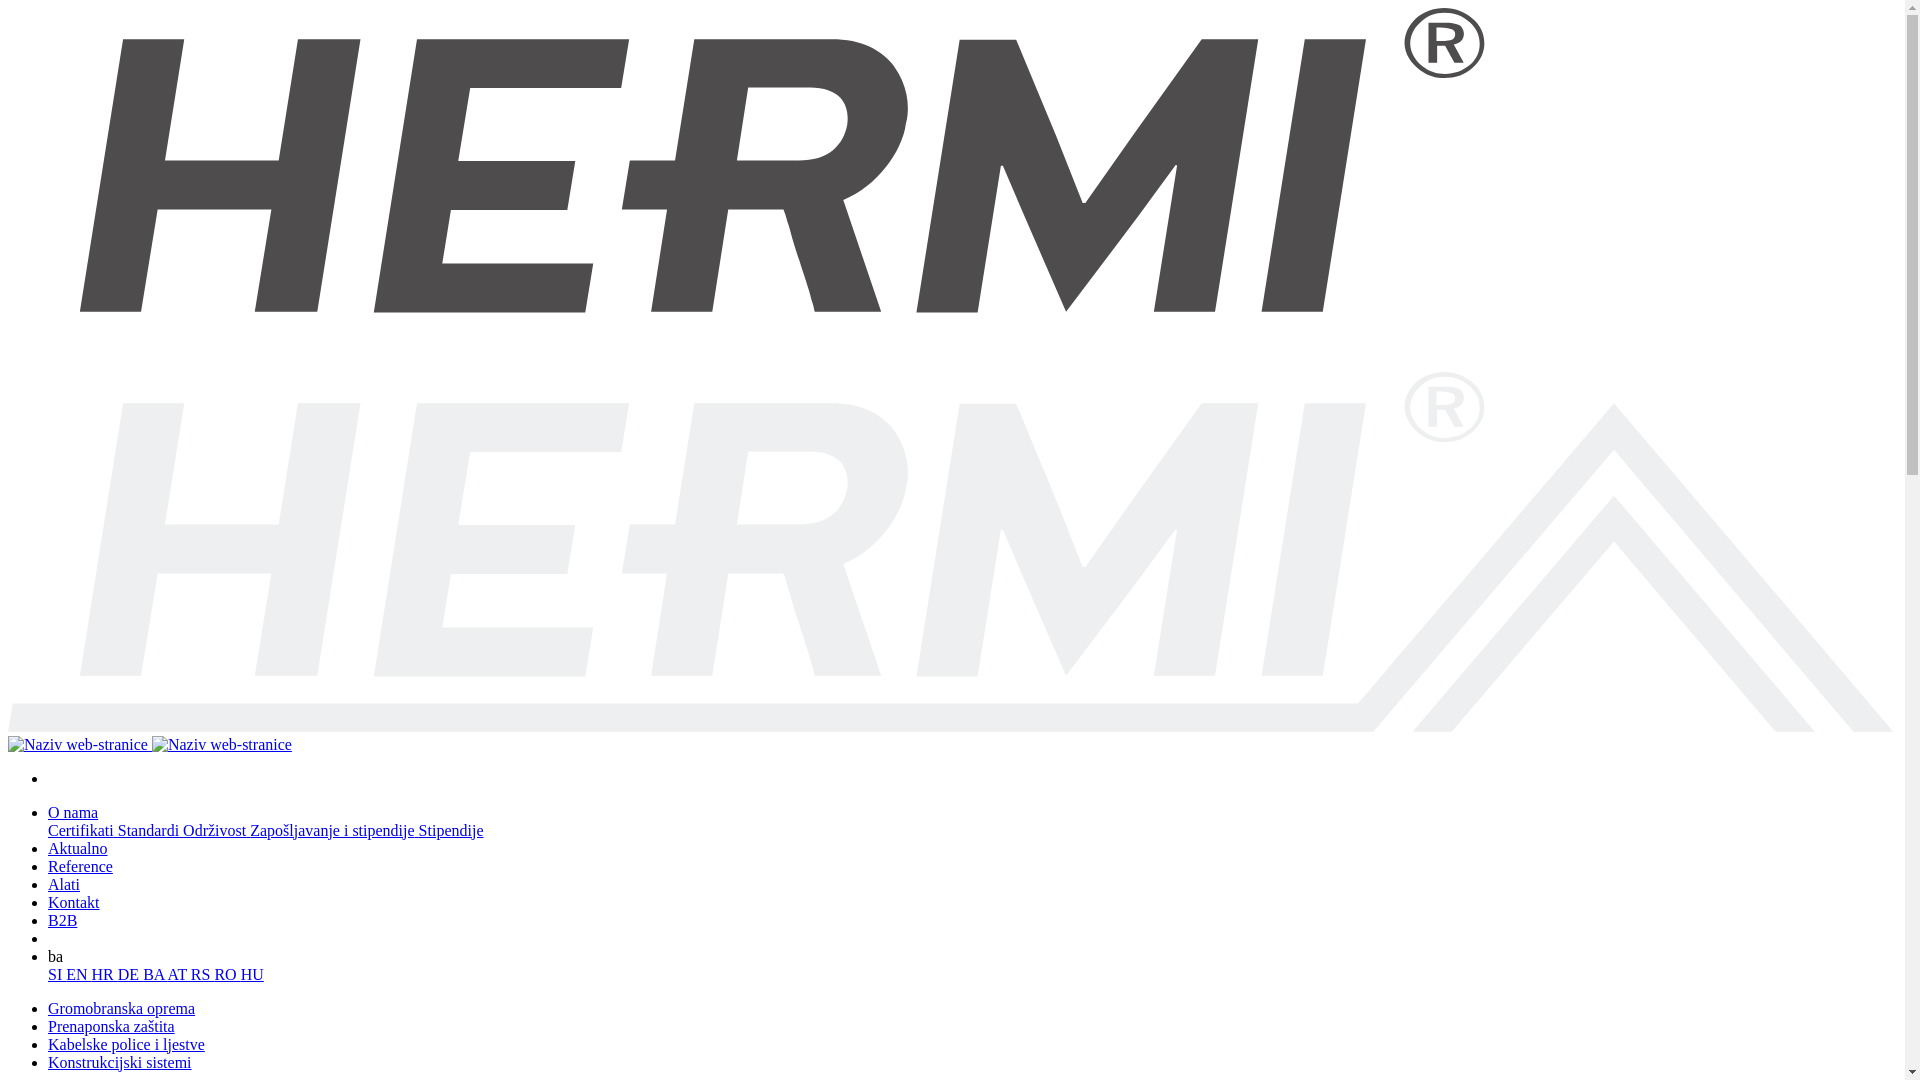  What do you see at coordinates (66, 973) in the screenshot?
I see `'EN'` at bounding box center [66, 973].